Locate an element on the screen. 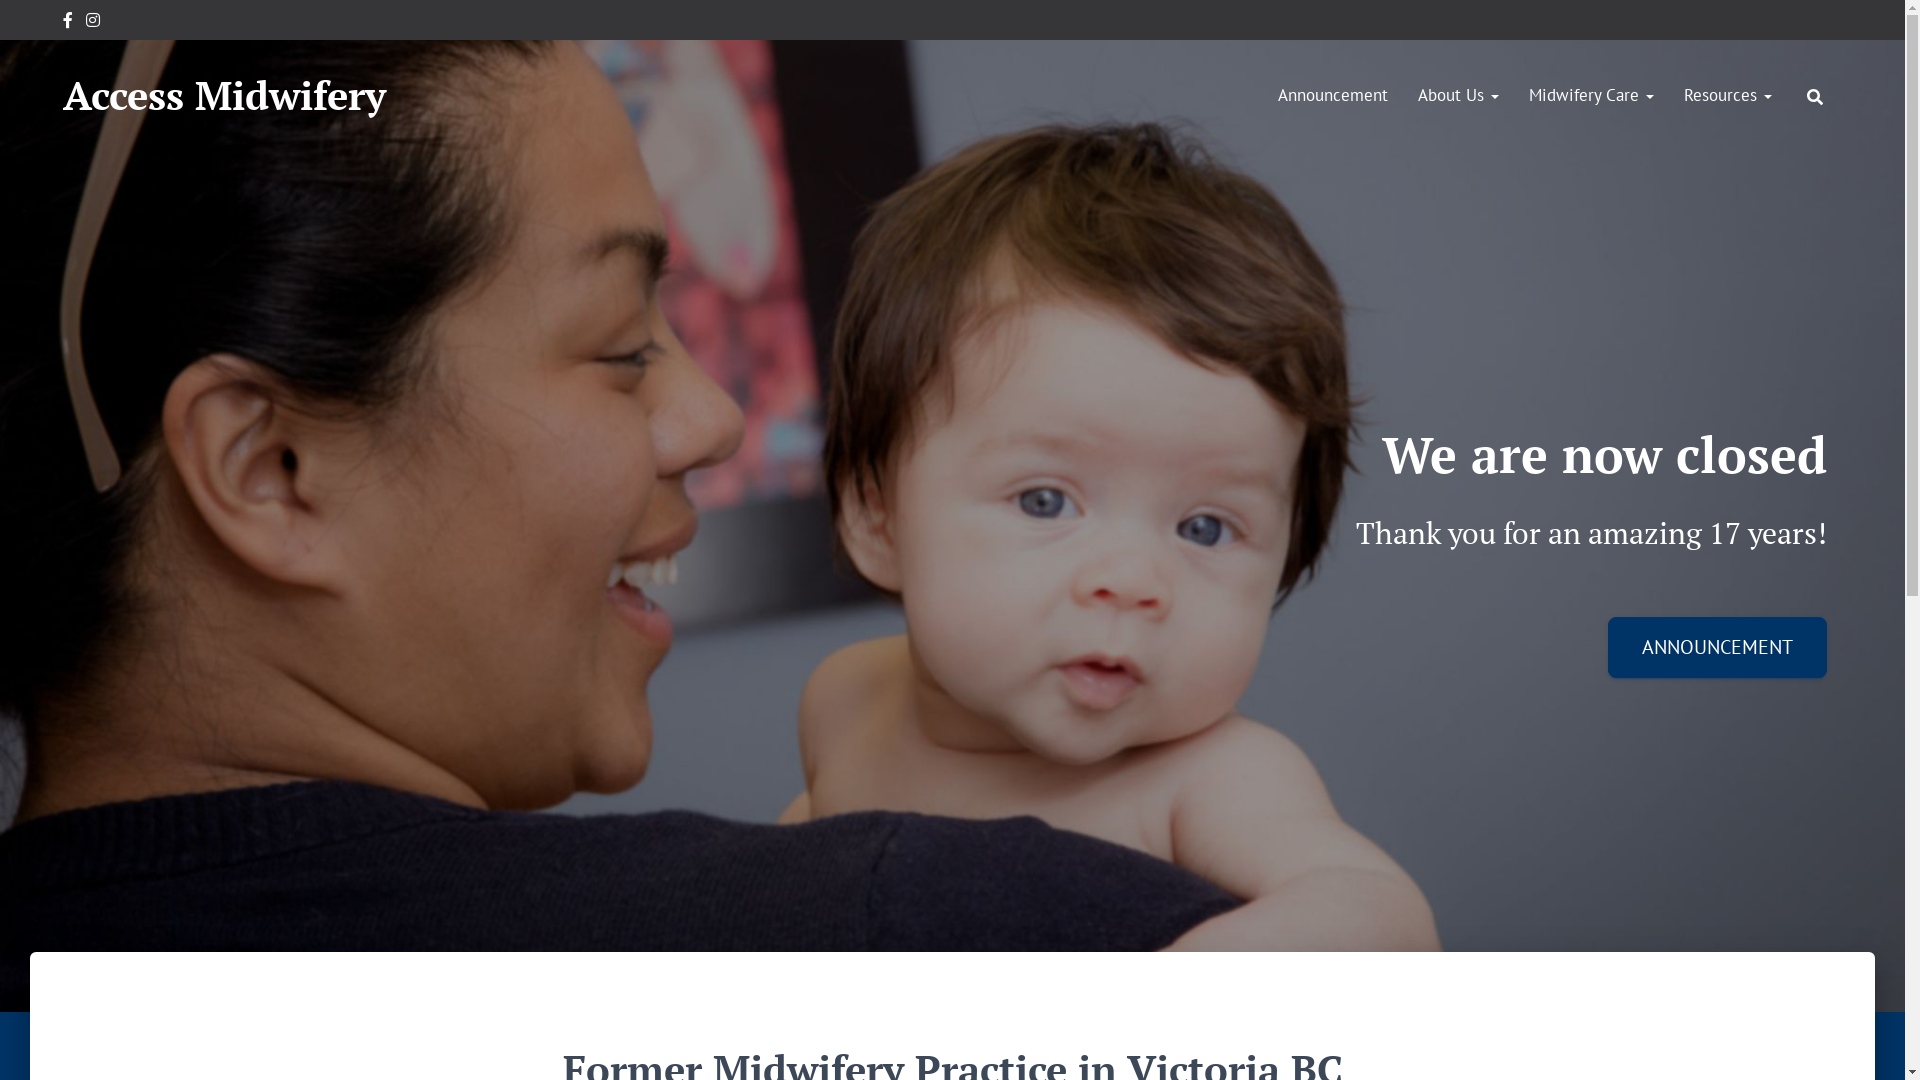 Image resolution: width=1920 pixels, height=1080 pixels. 'Announcement' is located at coordinates (1333, 95).